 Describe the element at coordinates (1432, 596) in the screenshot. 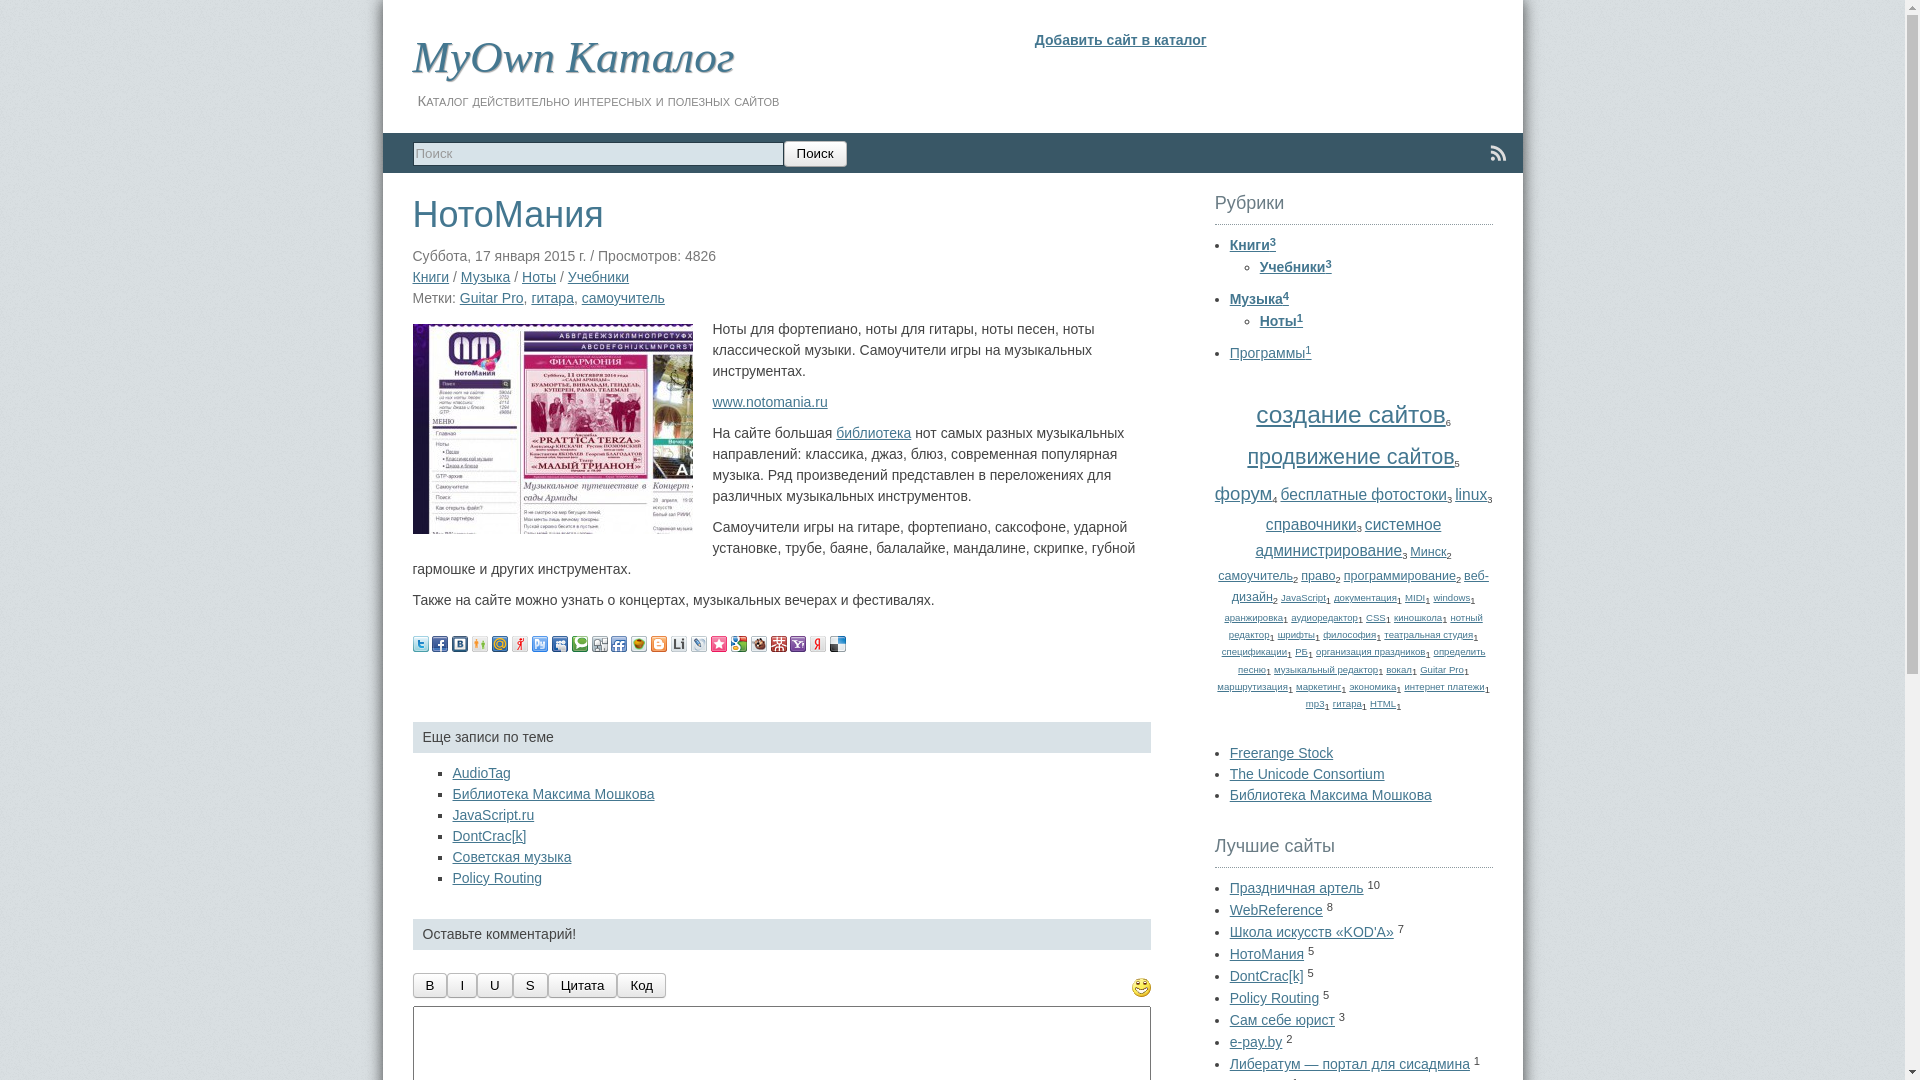

I see `'windows'` at that location.